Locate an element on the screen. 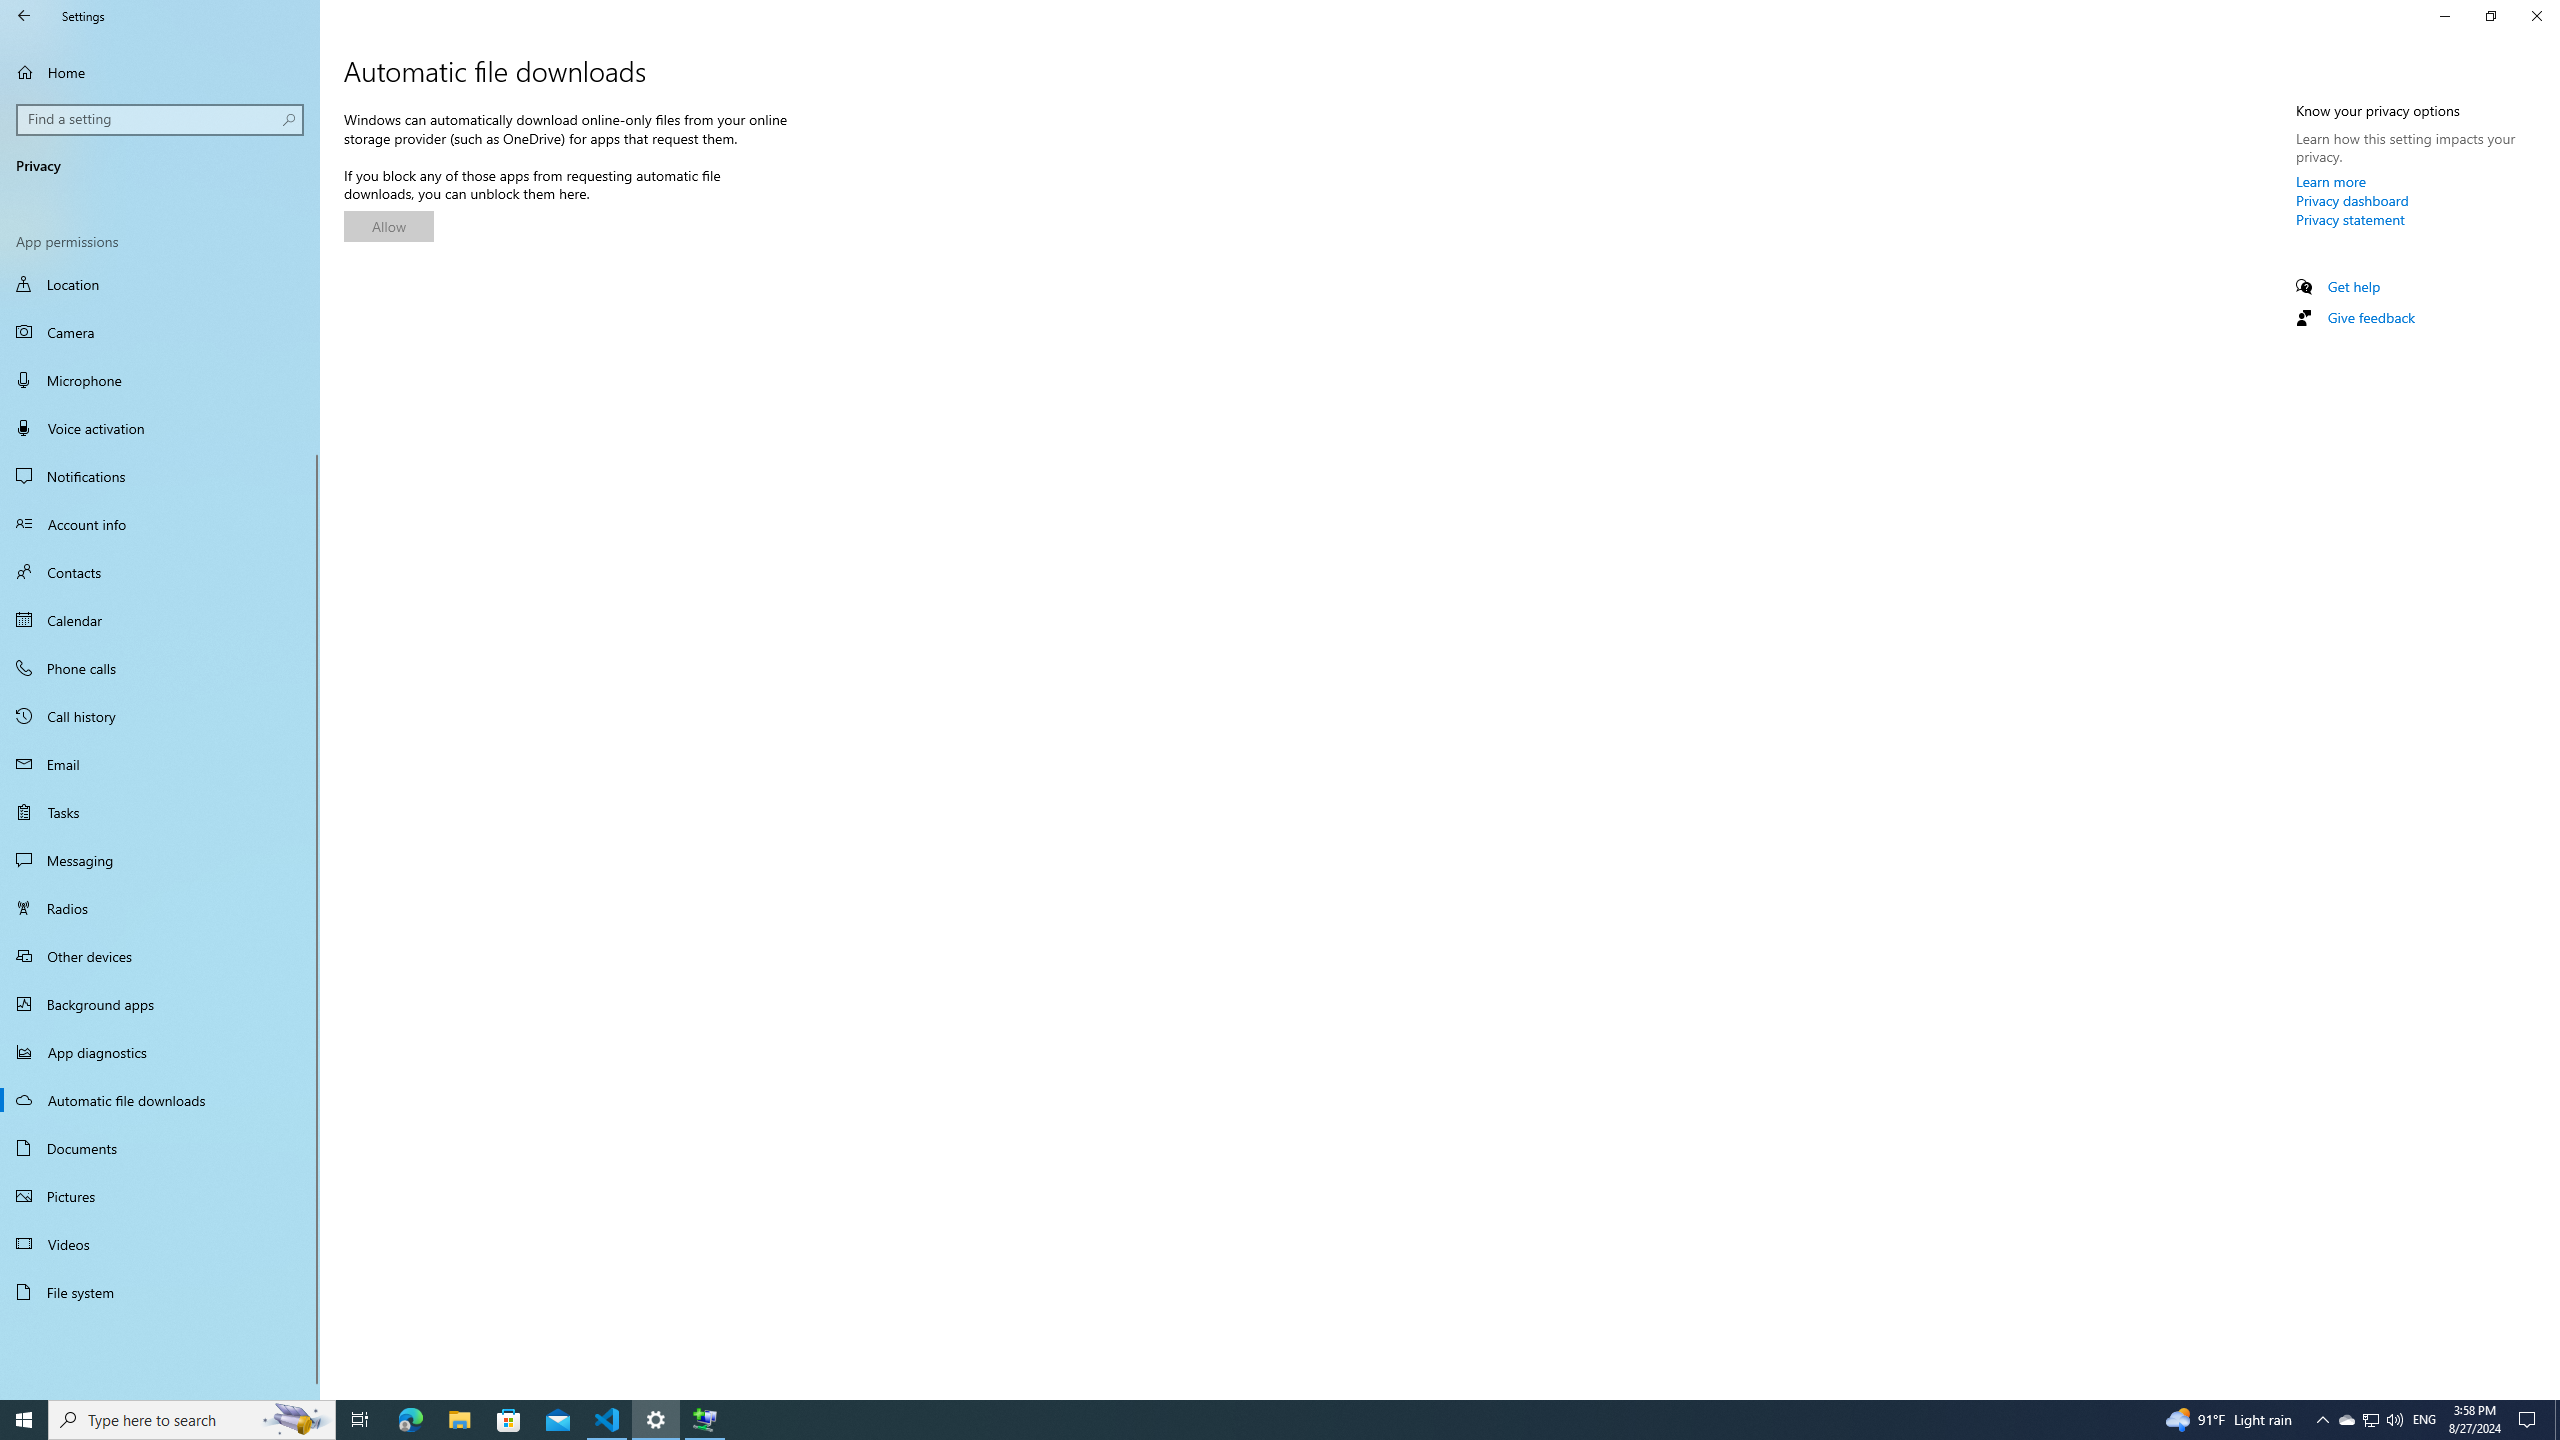  'Voice activation' is located at coordinates (159, 428).